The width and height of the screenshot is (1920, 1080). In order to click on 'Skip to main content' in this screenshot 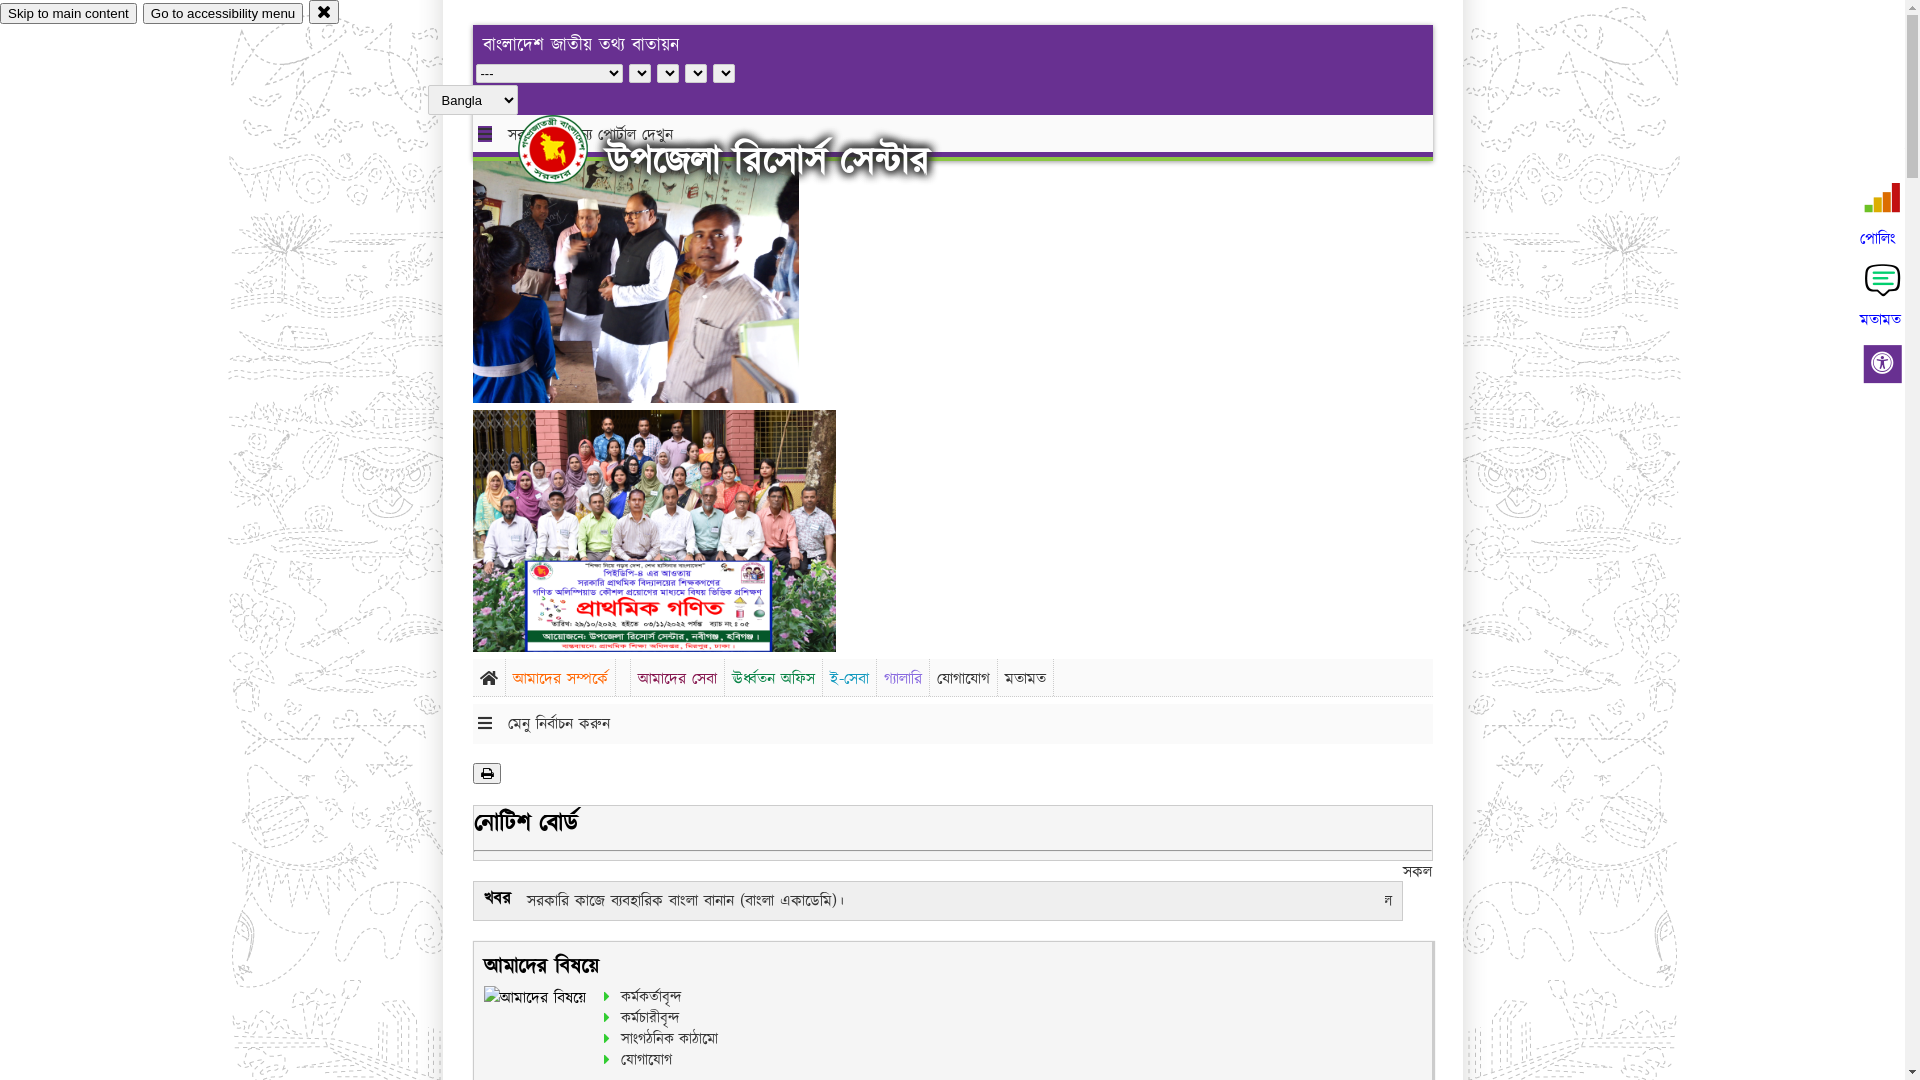, I will do `click(68, 13)`.